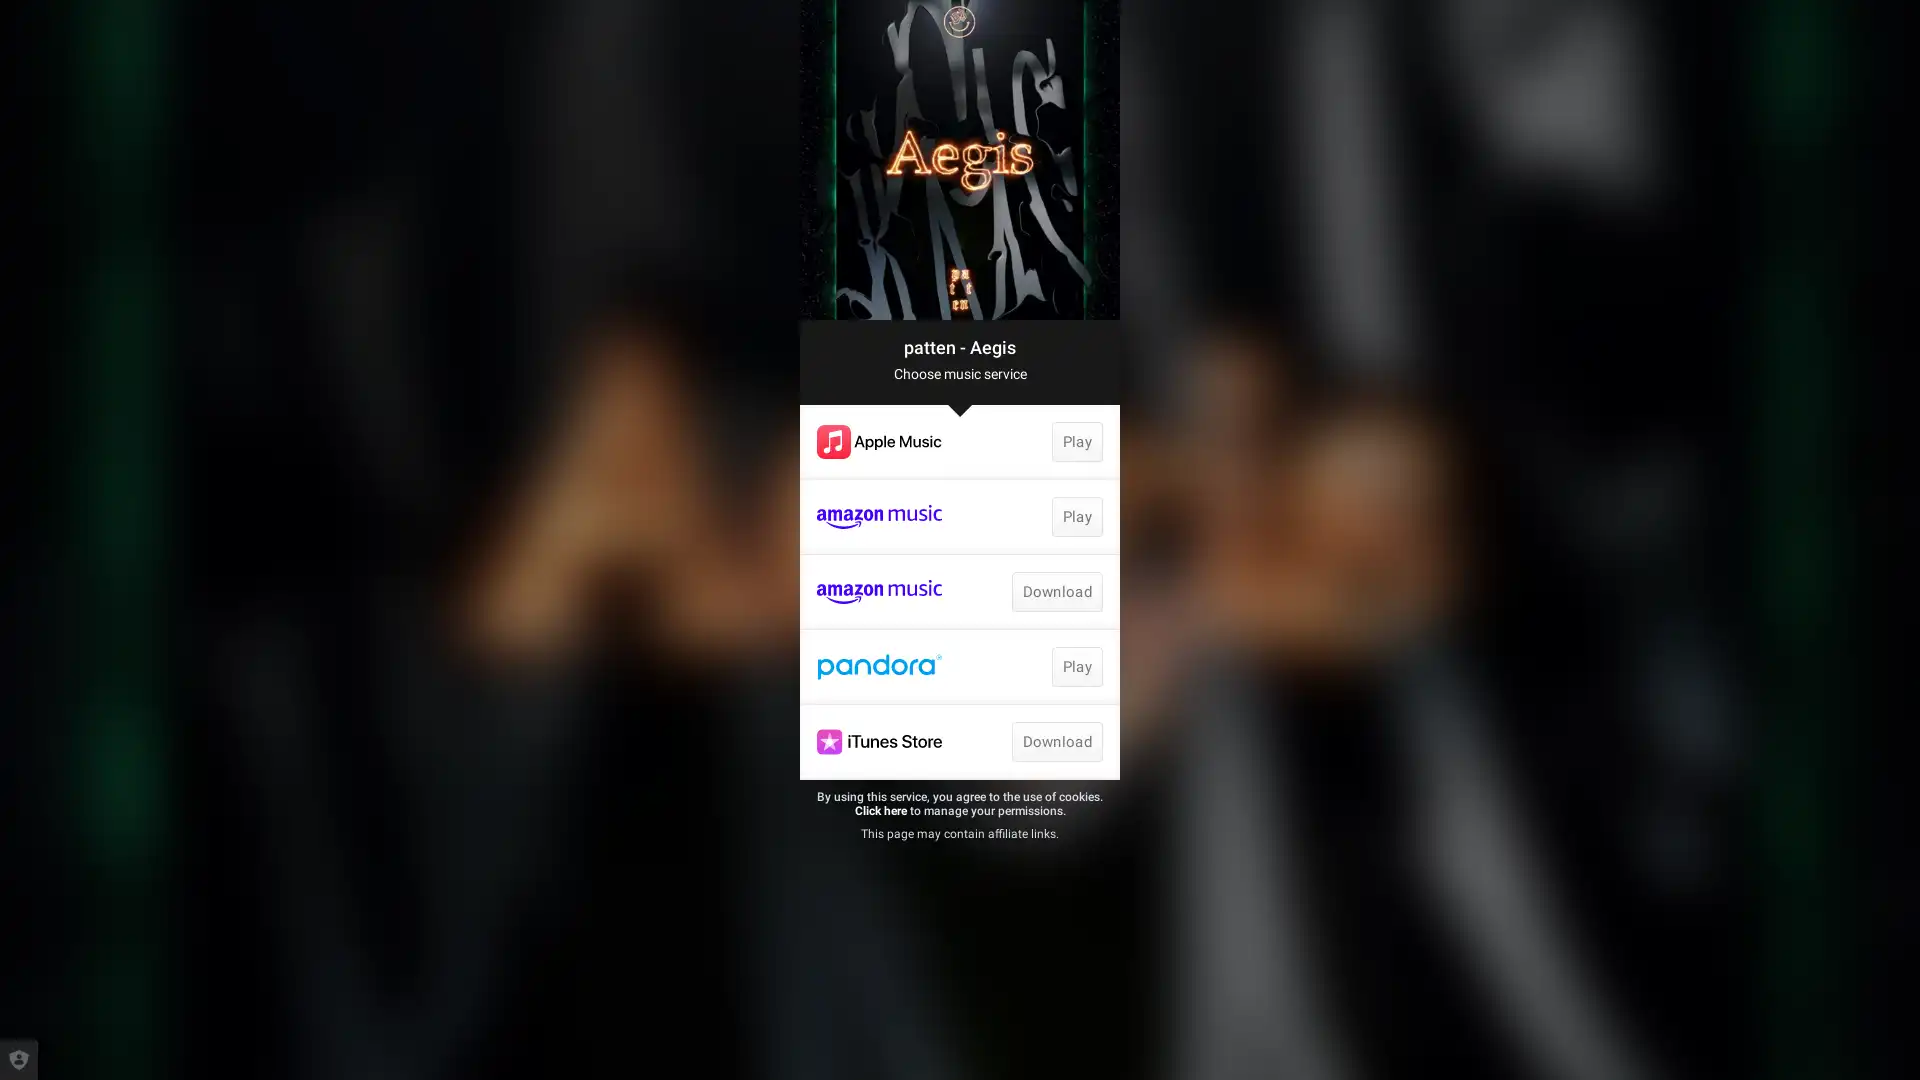 The image size is (1920, 1080). Describe the element at coordinates (879, 810) in the screenshot. I see `Click here` at that location.